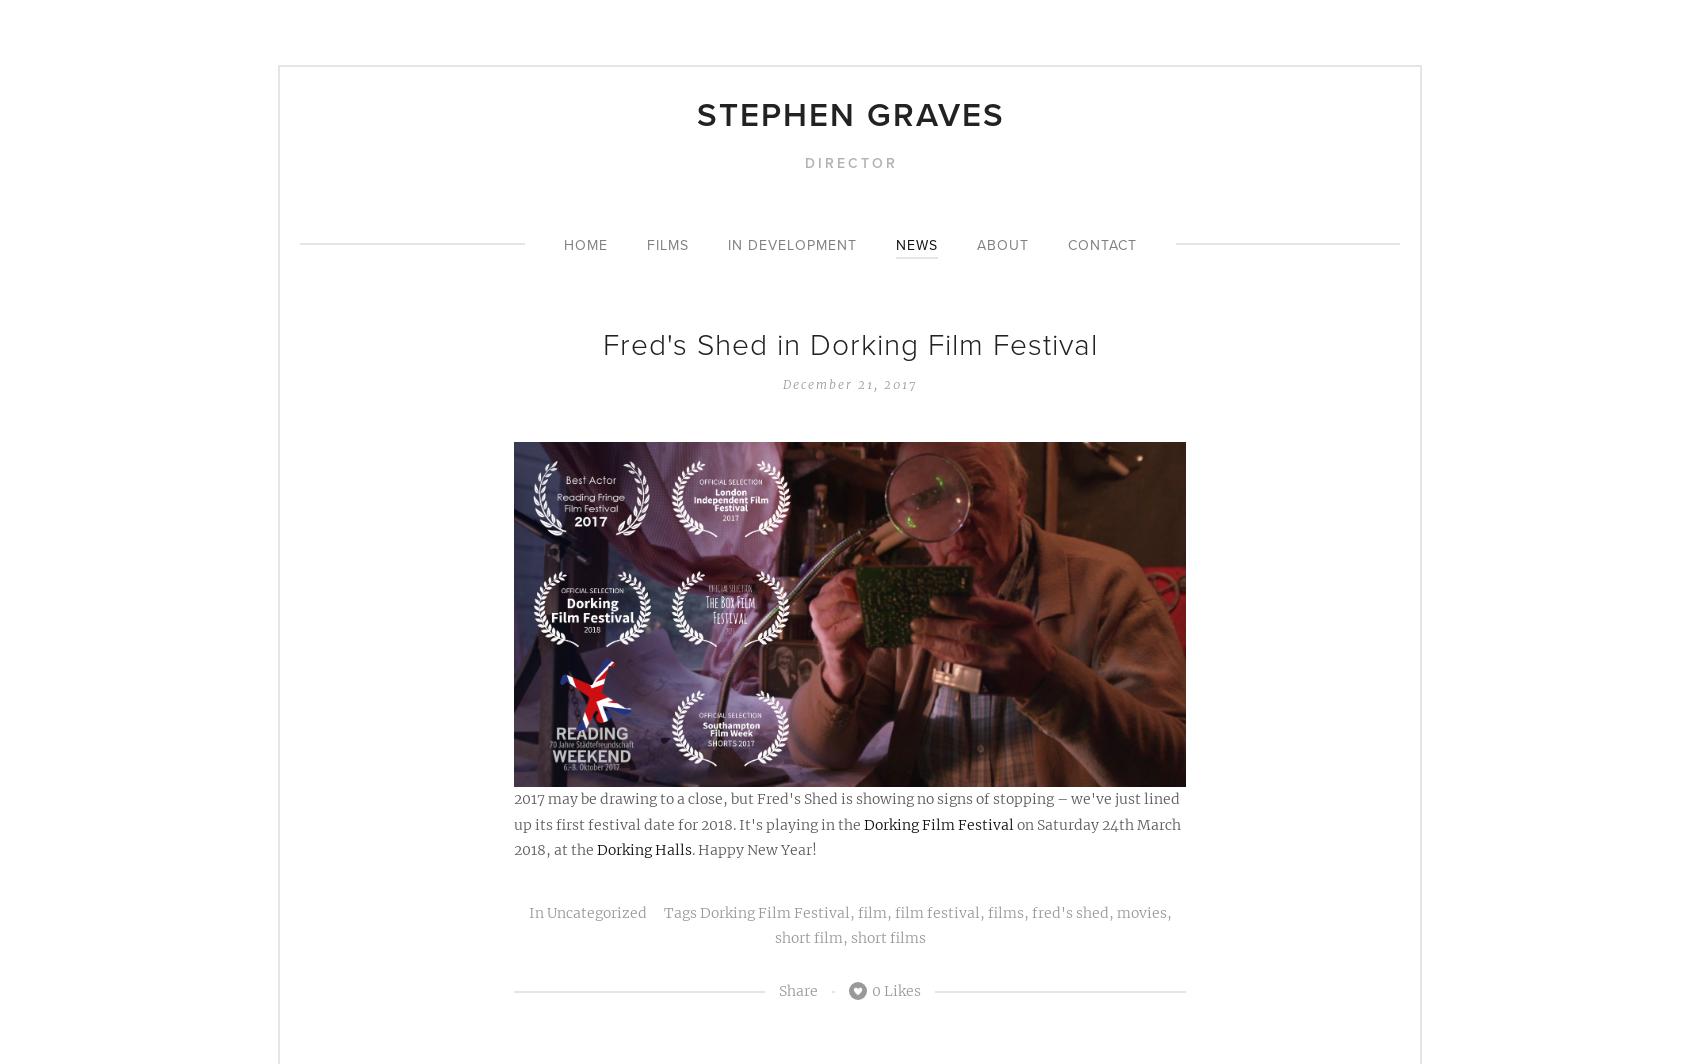  What do you see at coordinates (848, 343) in the screenshot?
I see `'Fred's Shed in Dorking Film Festival'` at bounding box center [848, 343].